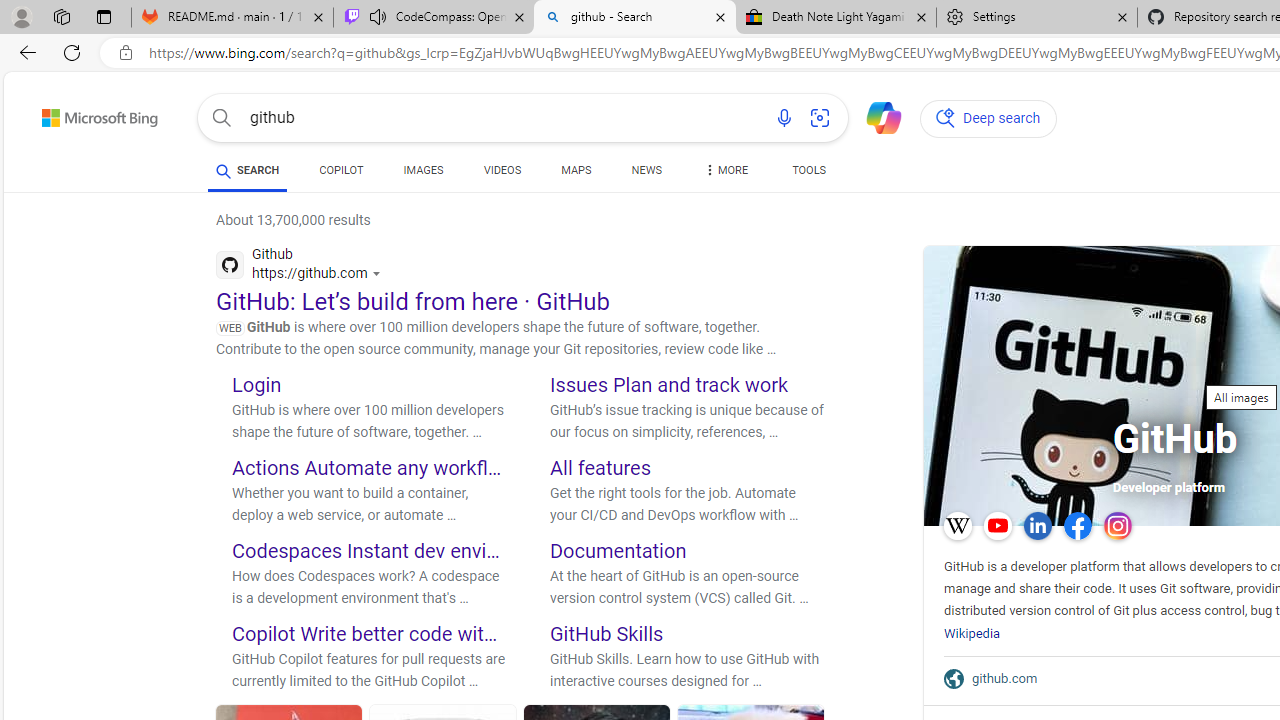 The height and width of the screenshot is (720, 1280). I want to click on 'GitHub Skills', so click(606, 633).